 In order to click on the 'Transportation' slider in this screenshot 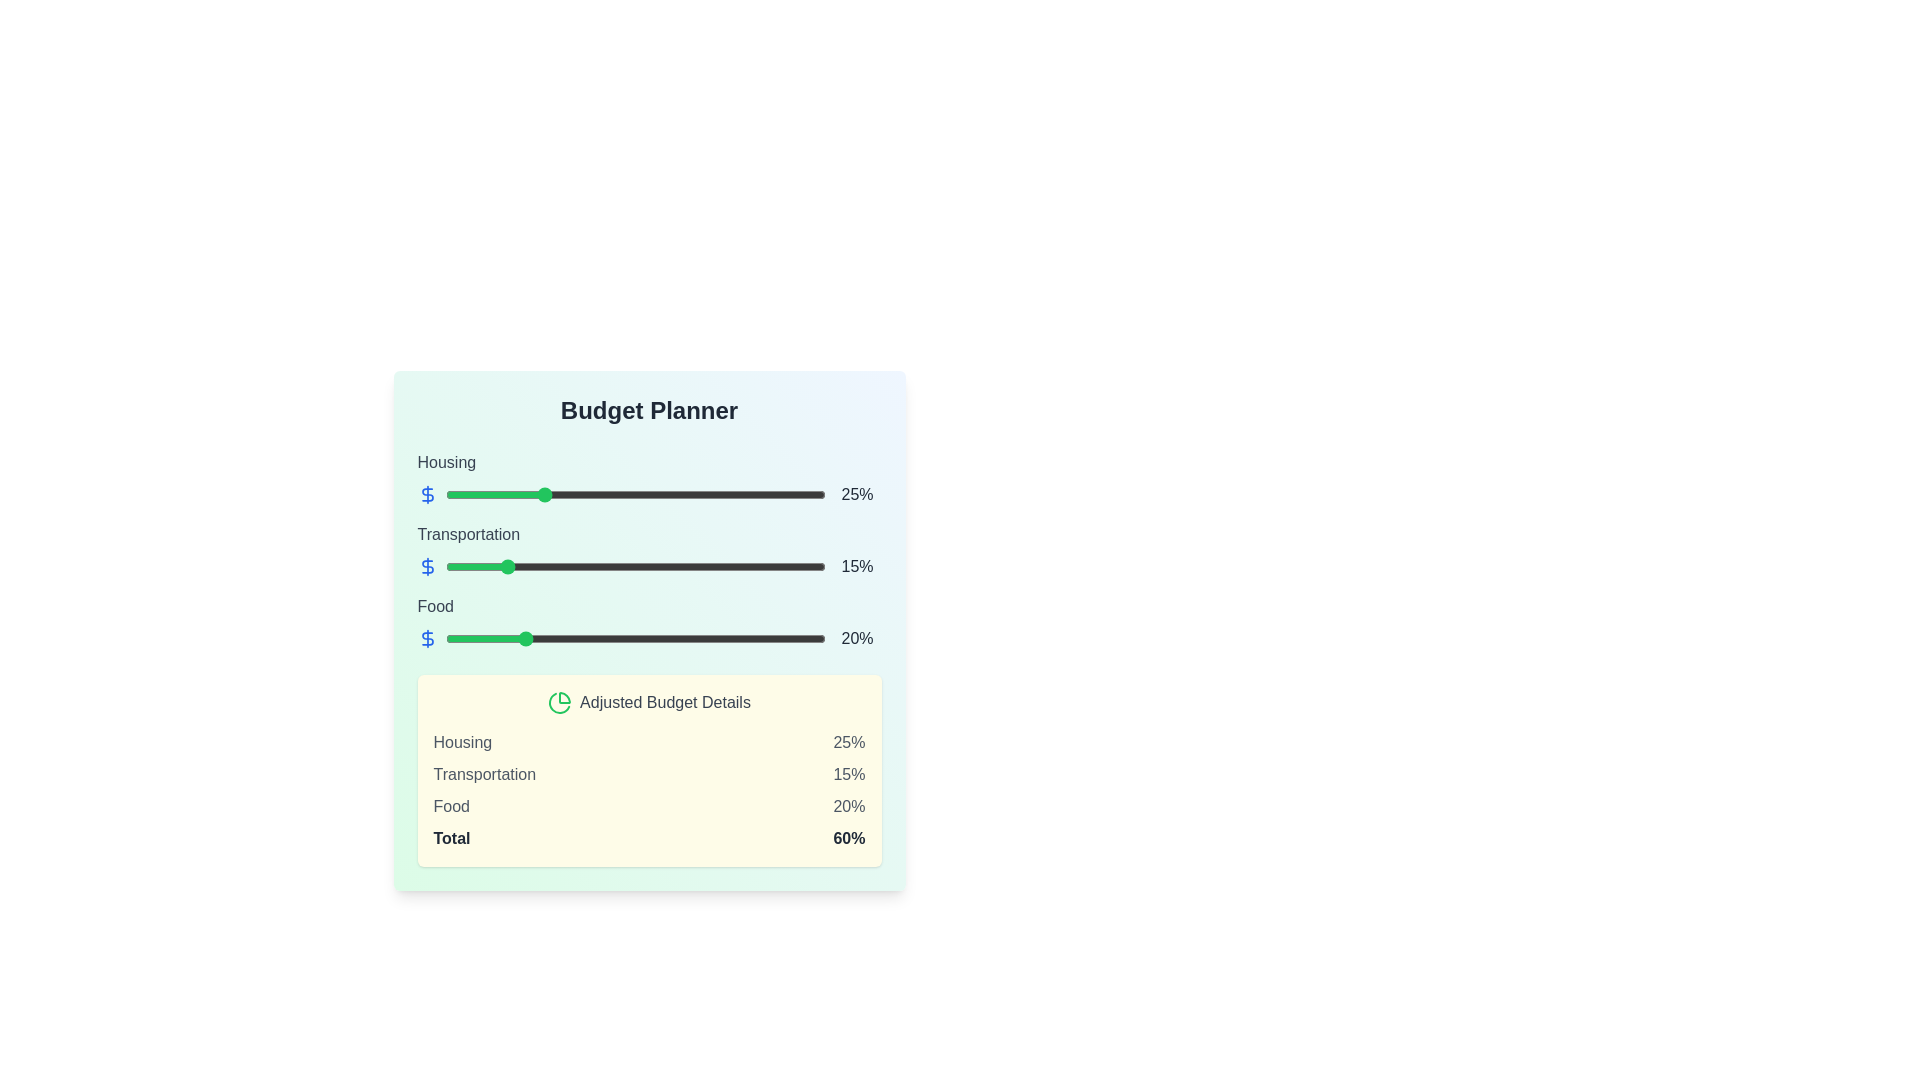, I will do `click(566, 567)`.